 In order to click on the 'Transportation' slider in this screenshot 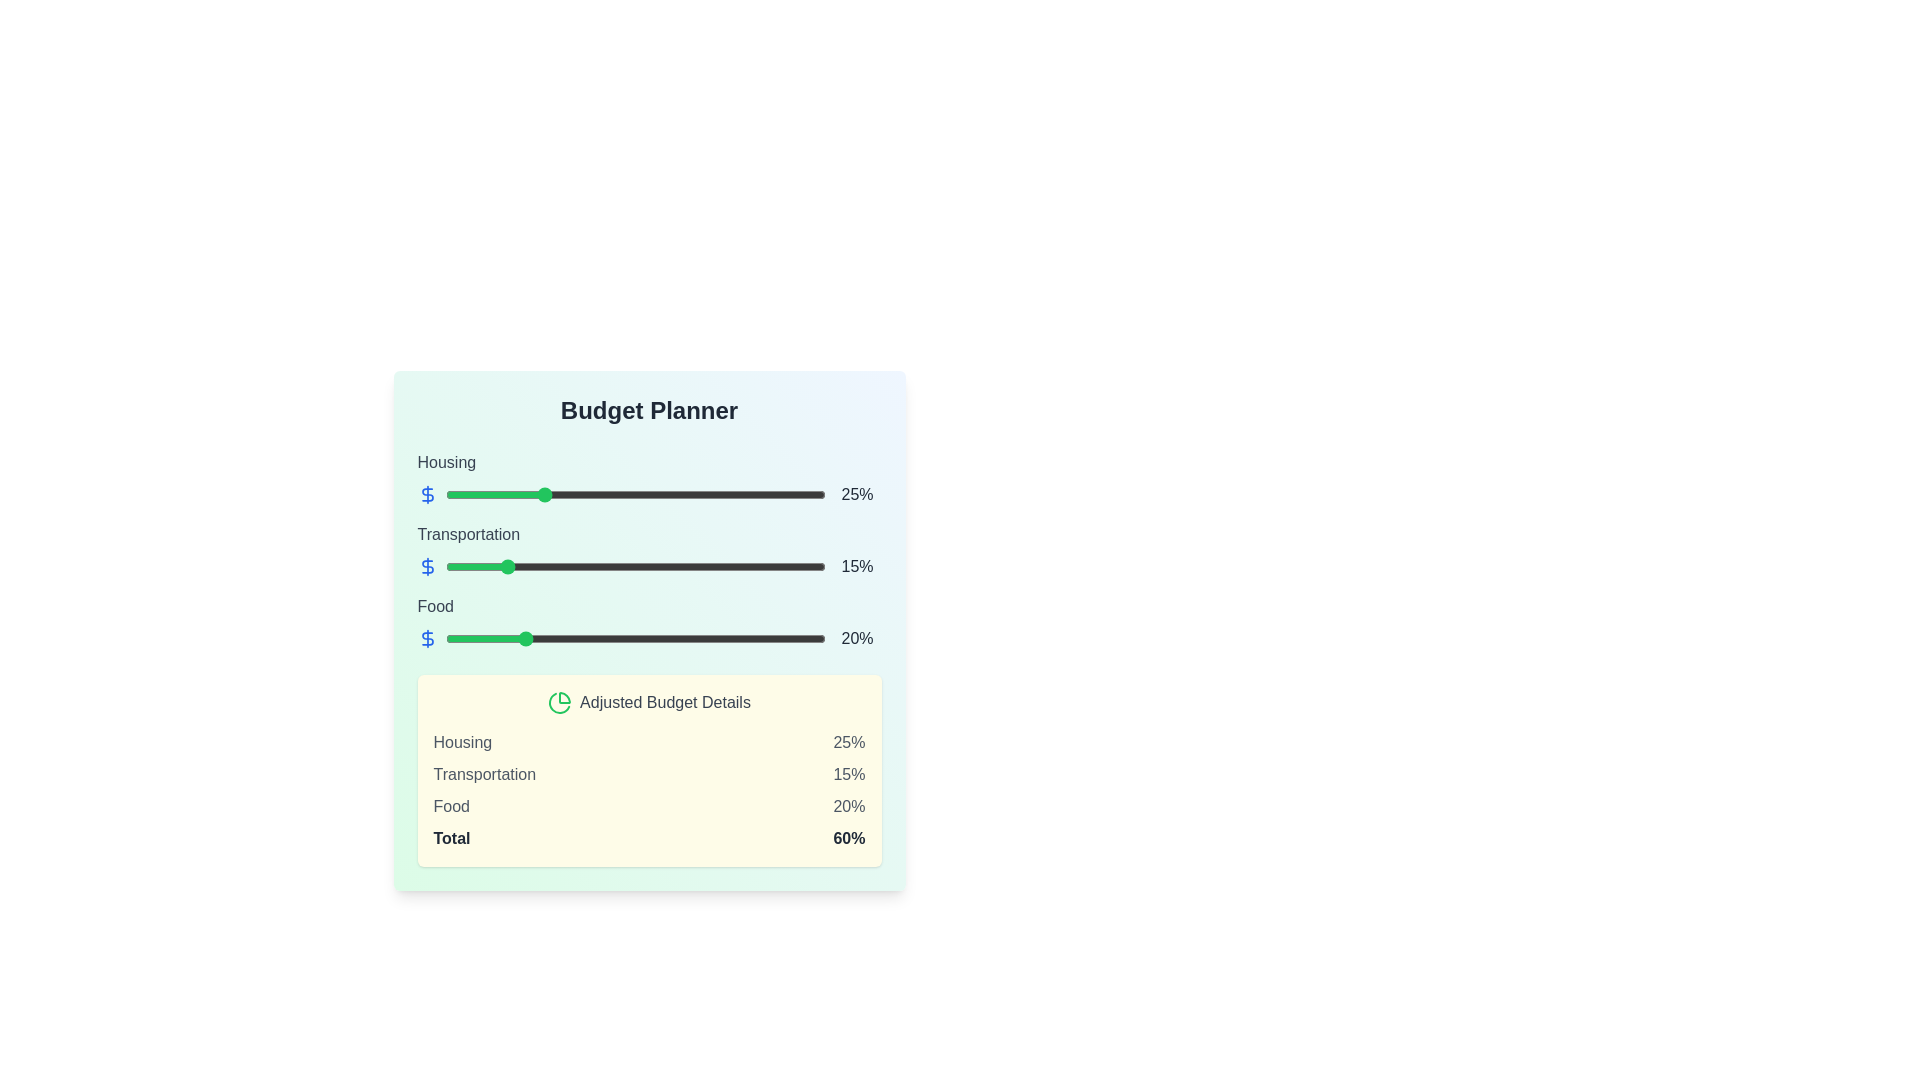, I will do `click(566, 567)`.